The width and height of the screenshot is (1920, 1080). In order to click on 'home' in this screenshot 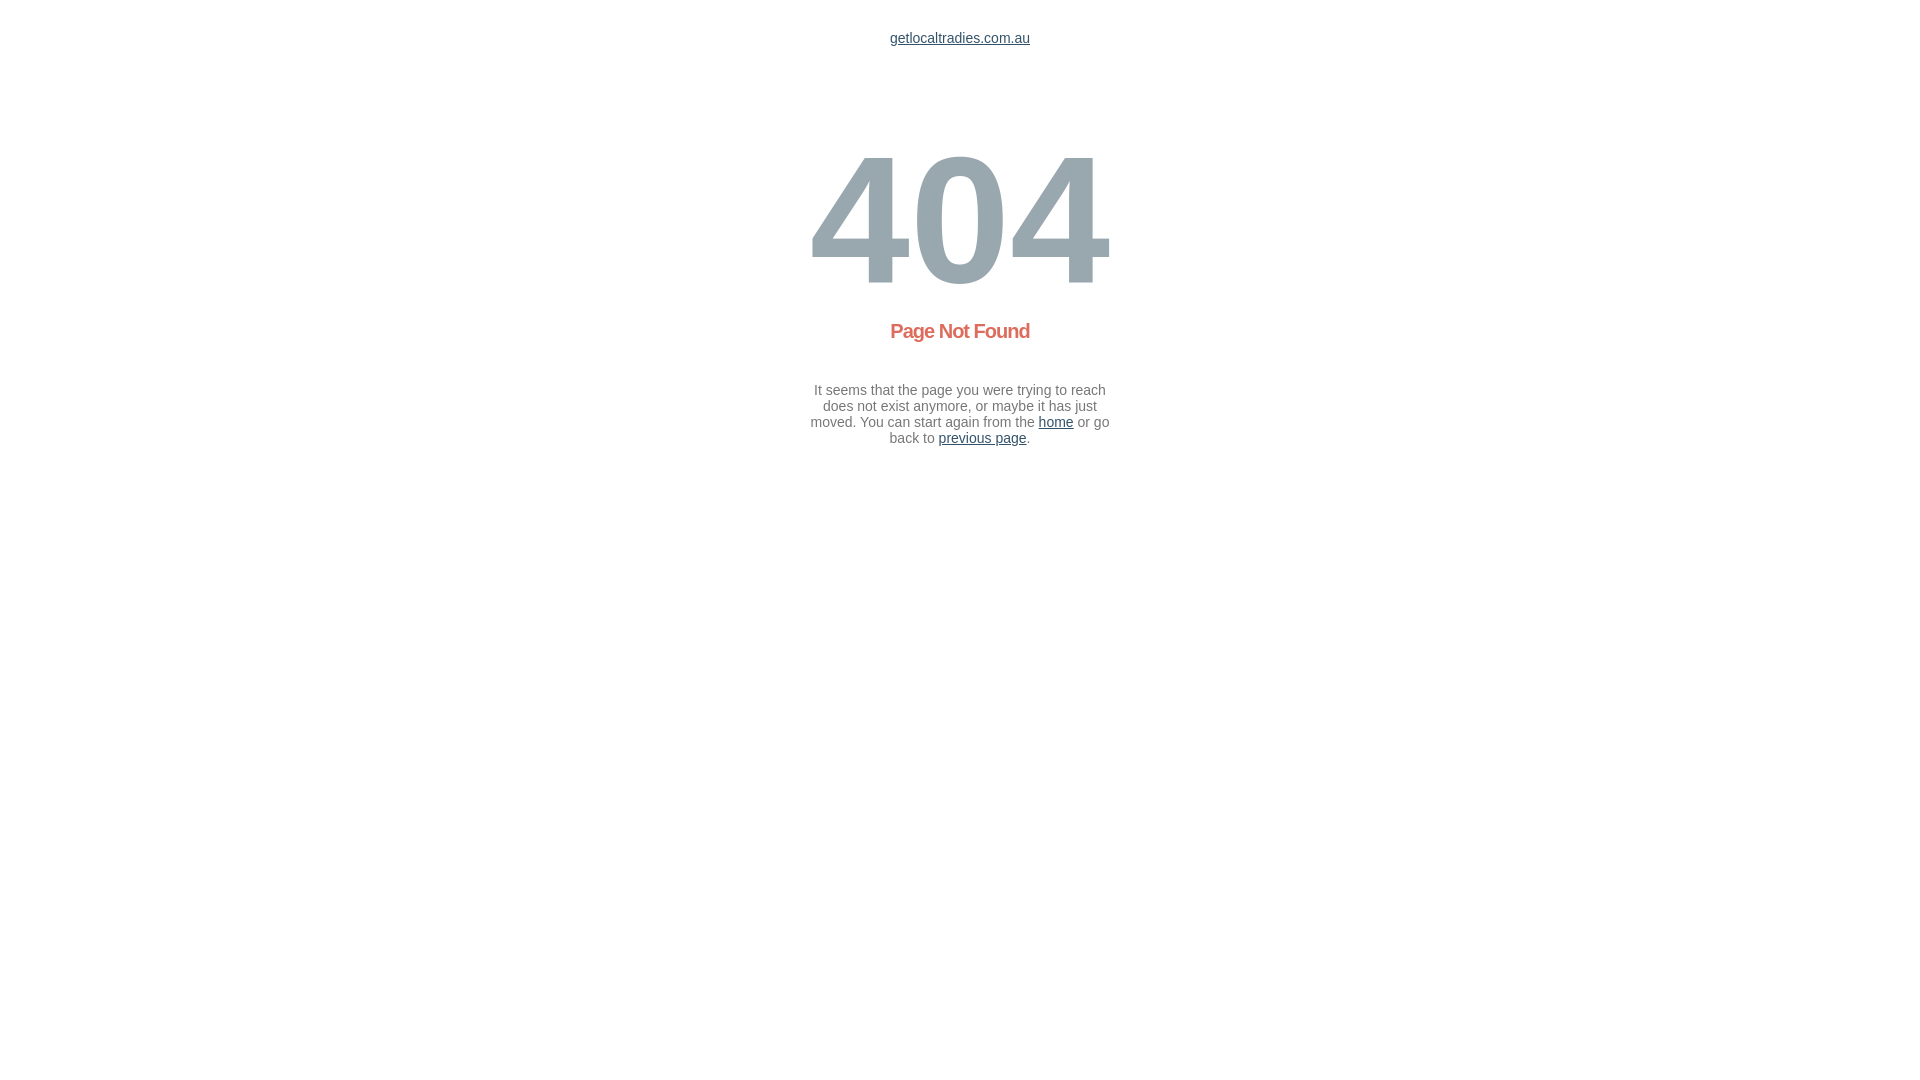, I will do `click(1055, 420)`.